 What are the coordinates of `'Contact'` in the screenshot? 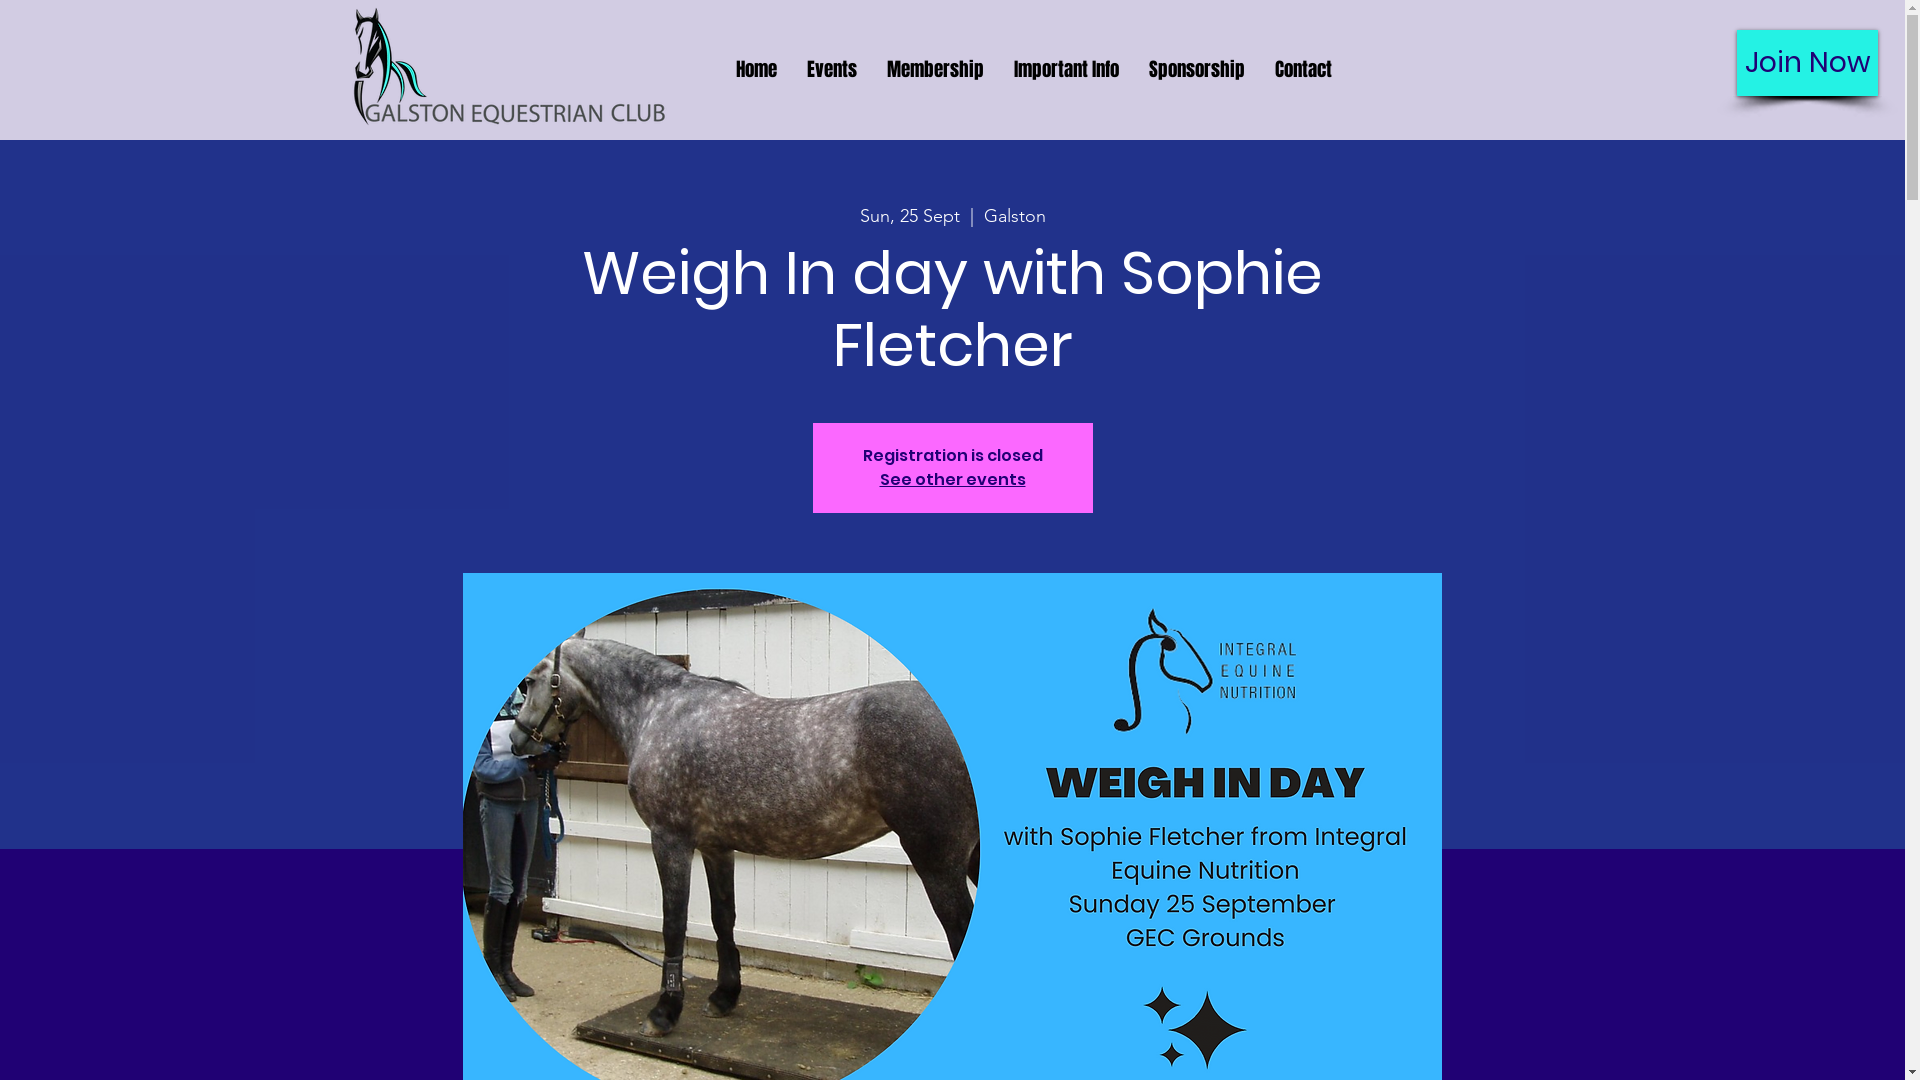 It's located at (1303, 68).